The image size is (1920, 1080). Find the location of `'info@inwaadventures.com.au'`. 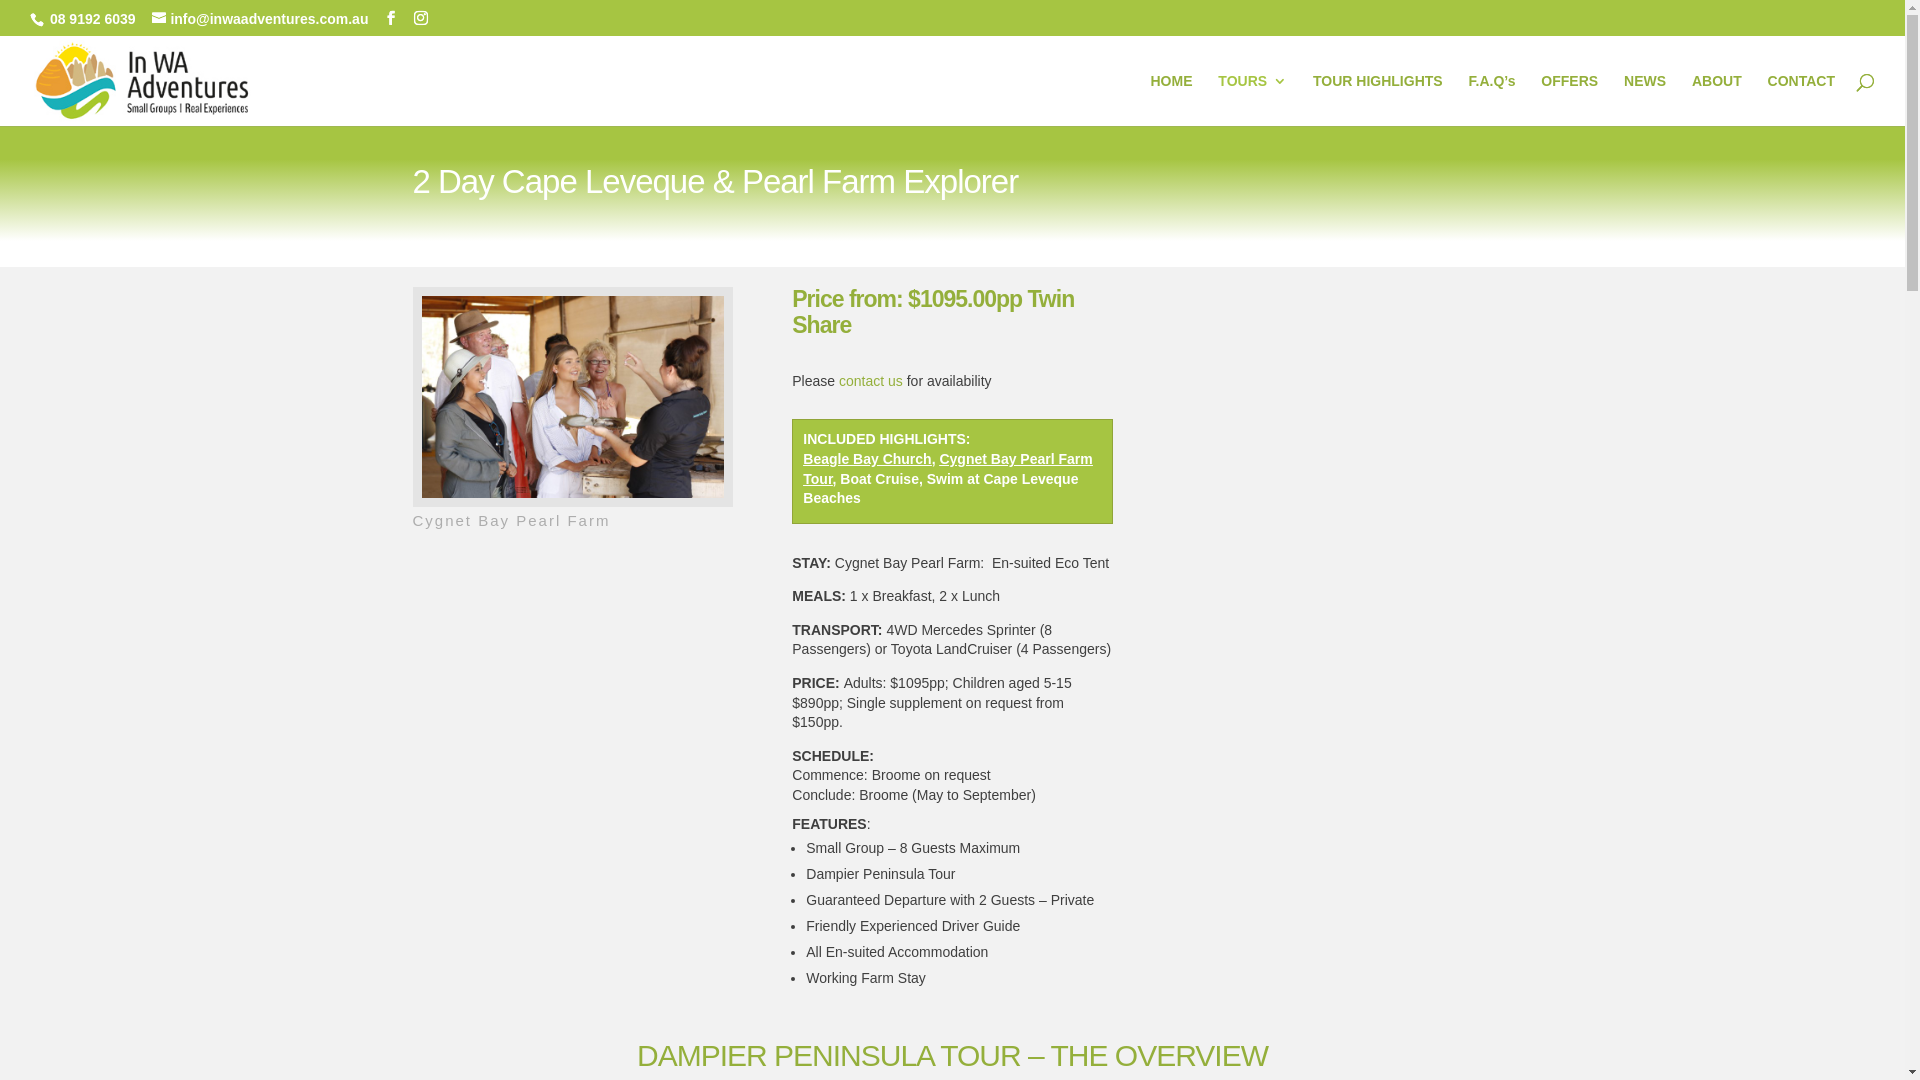

'info@inwaadventures.com.au' is located at coordinates (151, 18).